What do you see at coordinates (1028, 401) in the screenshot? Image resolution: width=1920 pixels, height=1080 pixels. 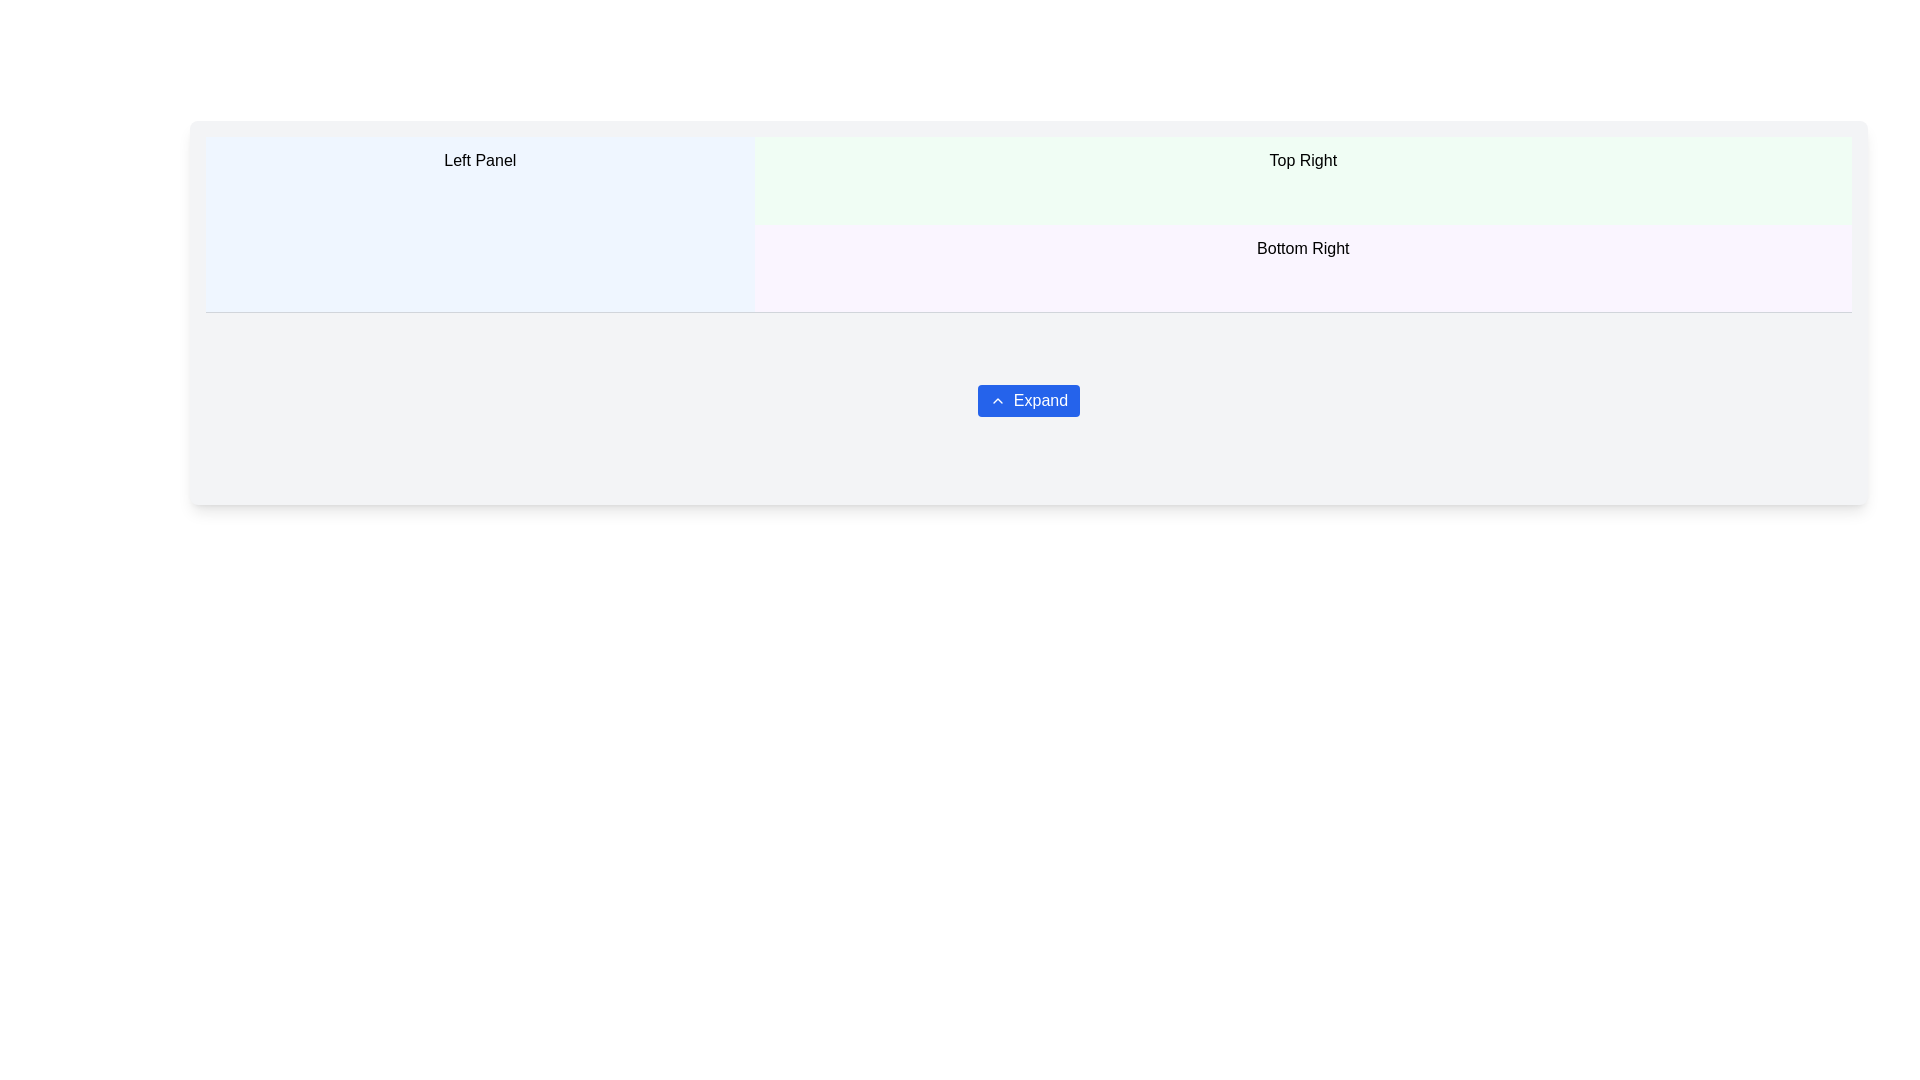 I see `the blue 'Expand' button with a chevron icon` at bounding box center [1028, 401].